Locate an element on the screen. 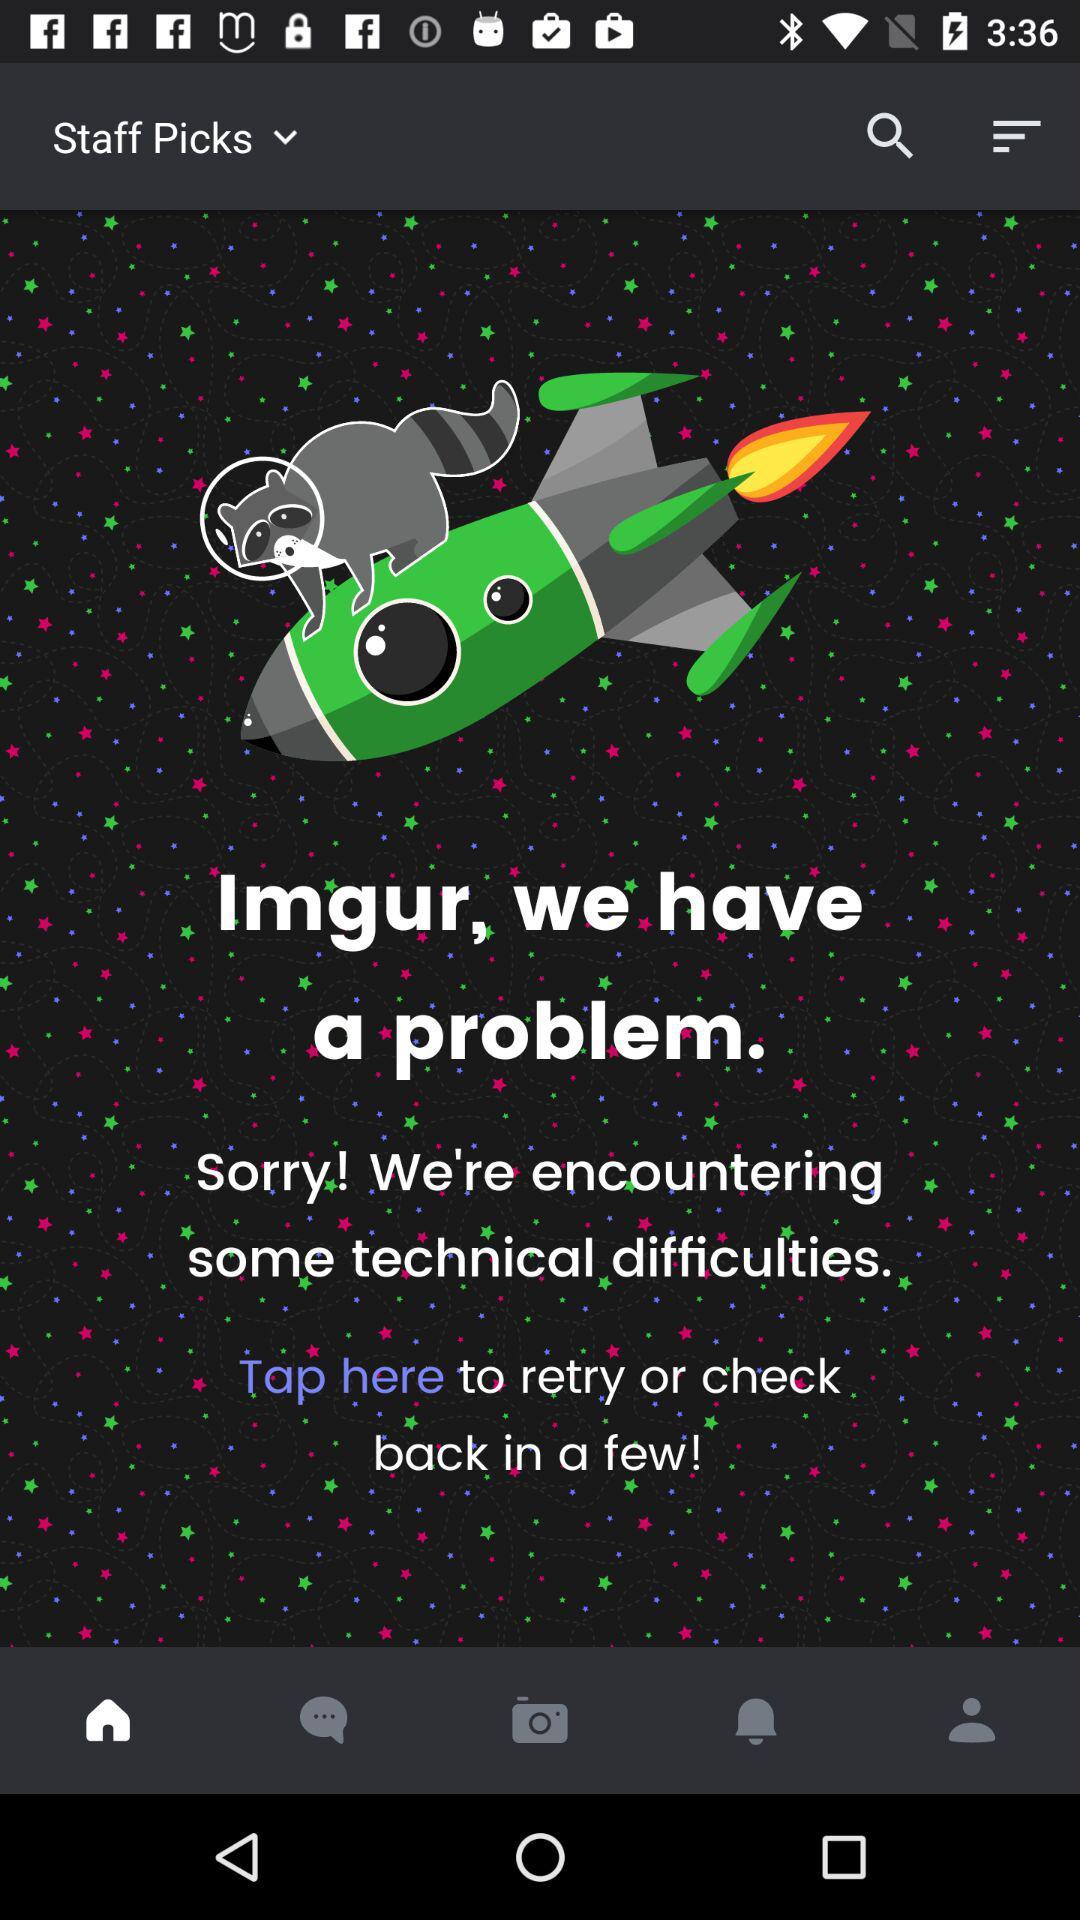  the avatar icon is located at coordinates (971, 1719).